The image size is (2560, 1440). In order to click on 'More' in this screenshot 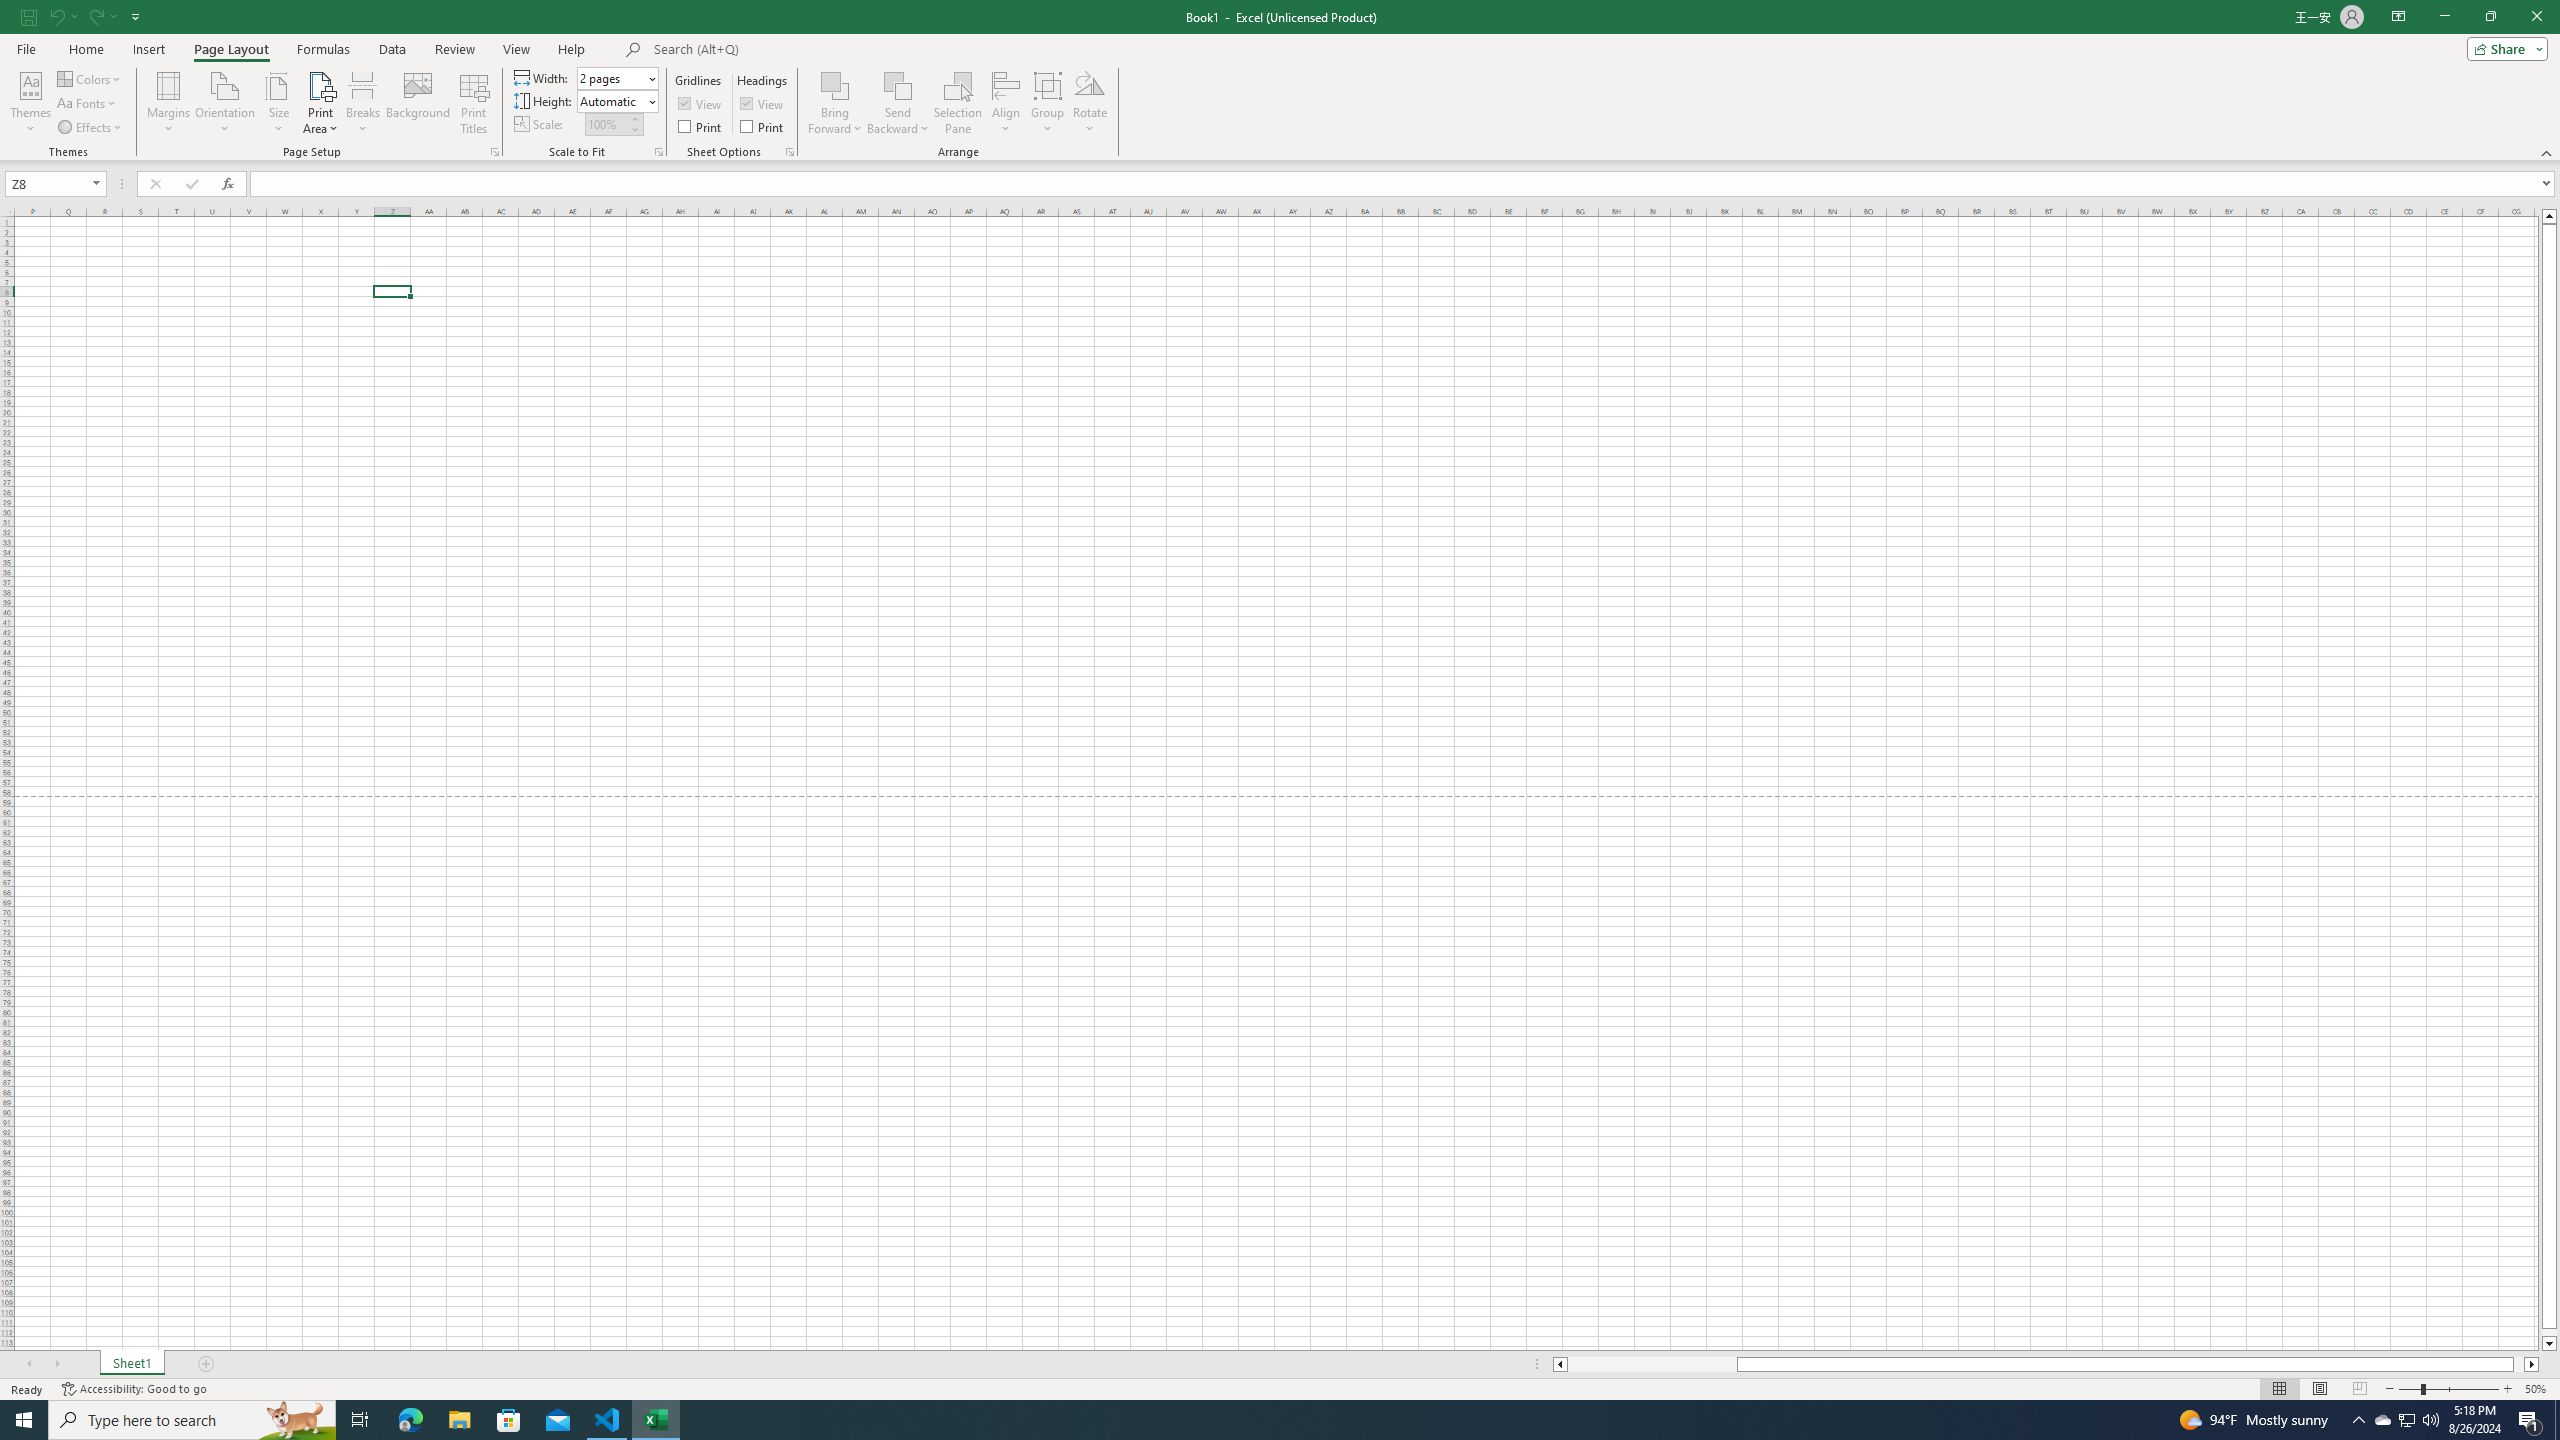, I will do `click(633, 118)`.